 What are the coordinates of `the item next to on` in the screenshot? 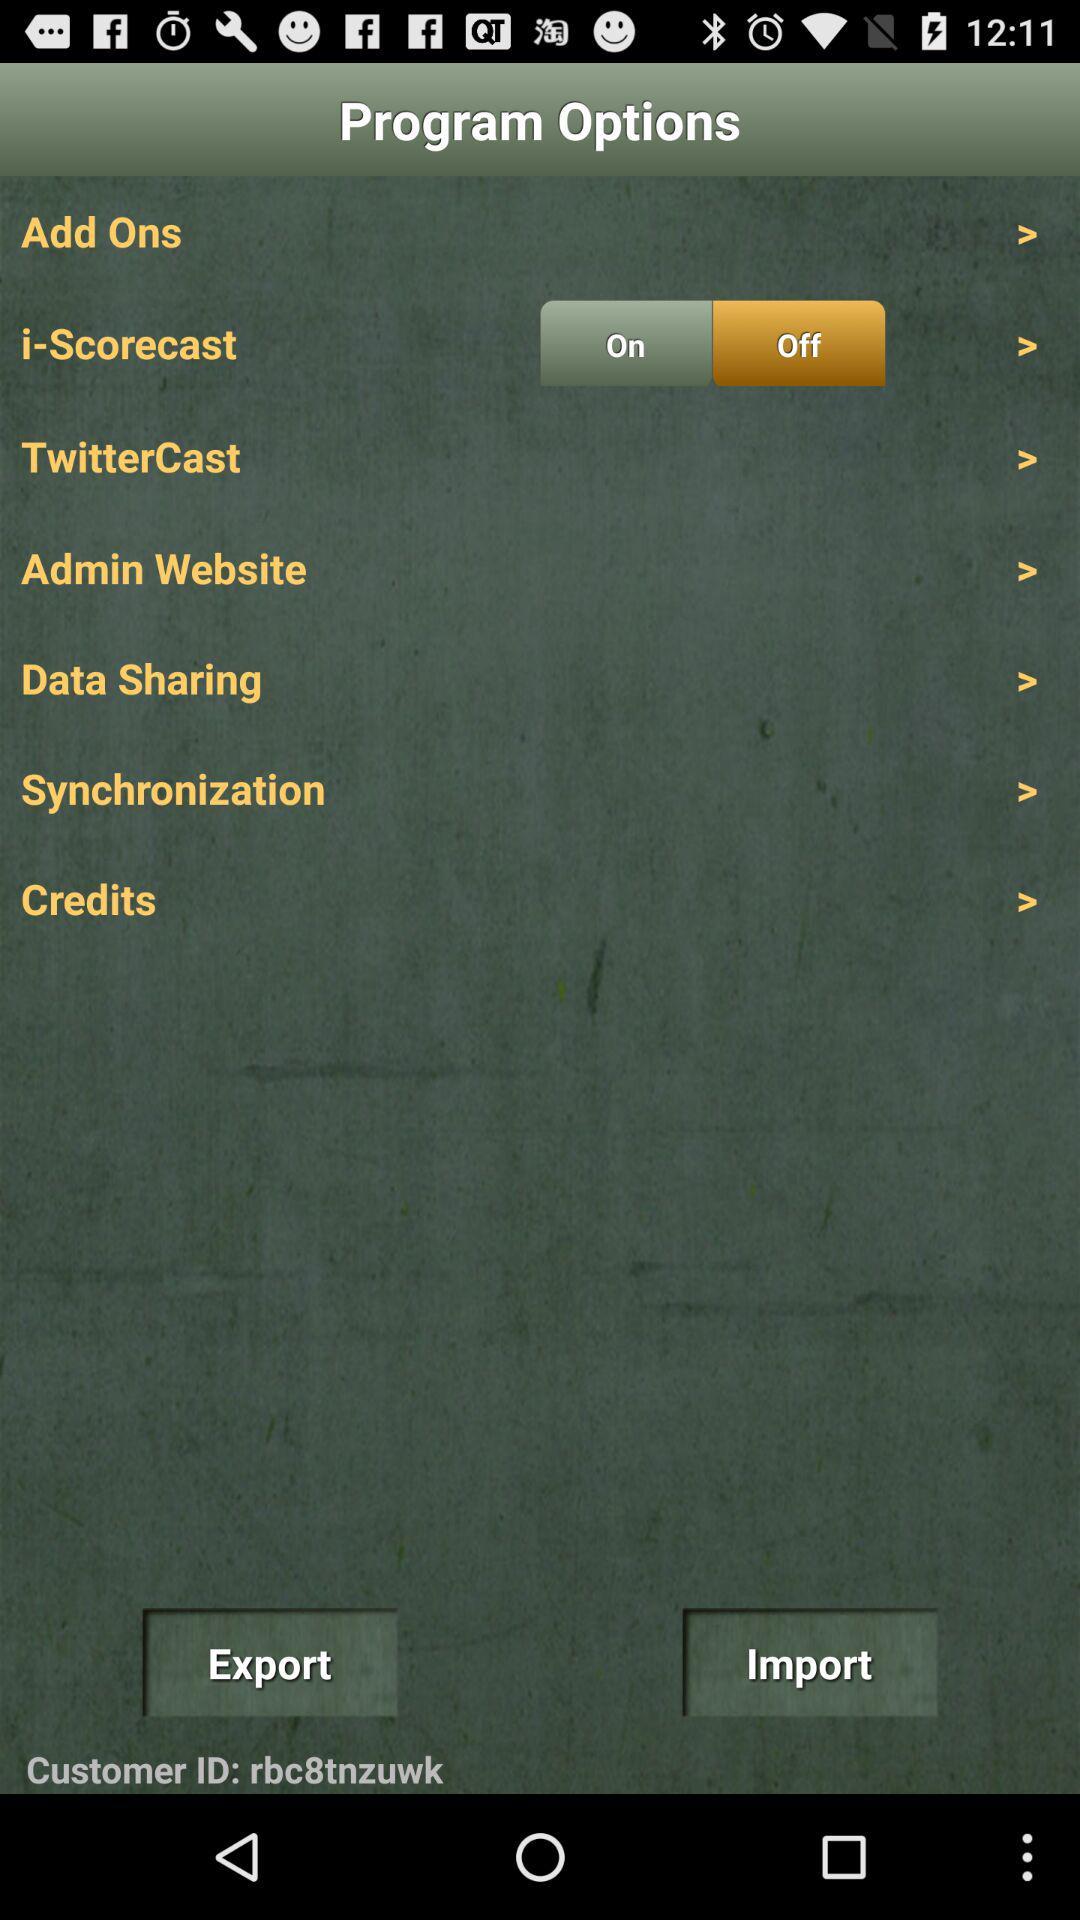 It's located at (798, 343).